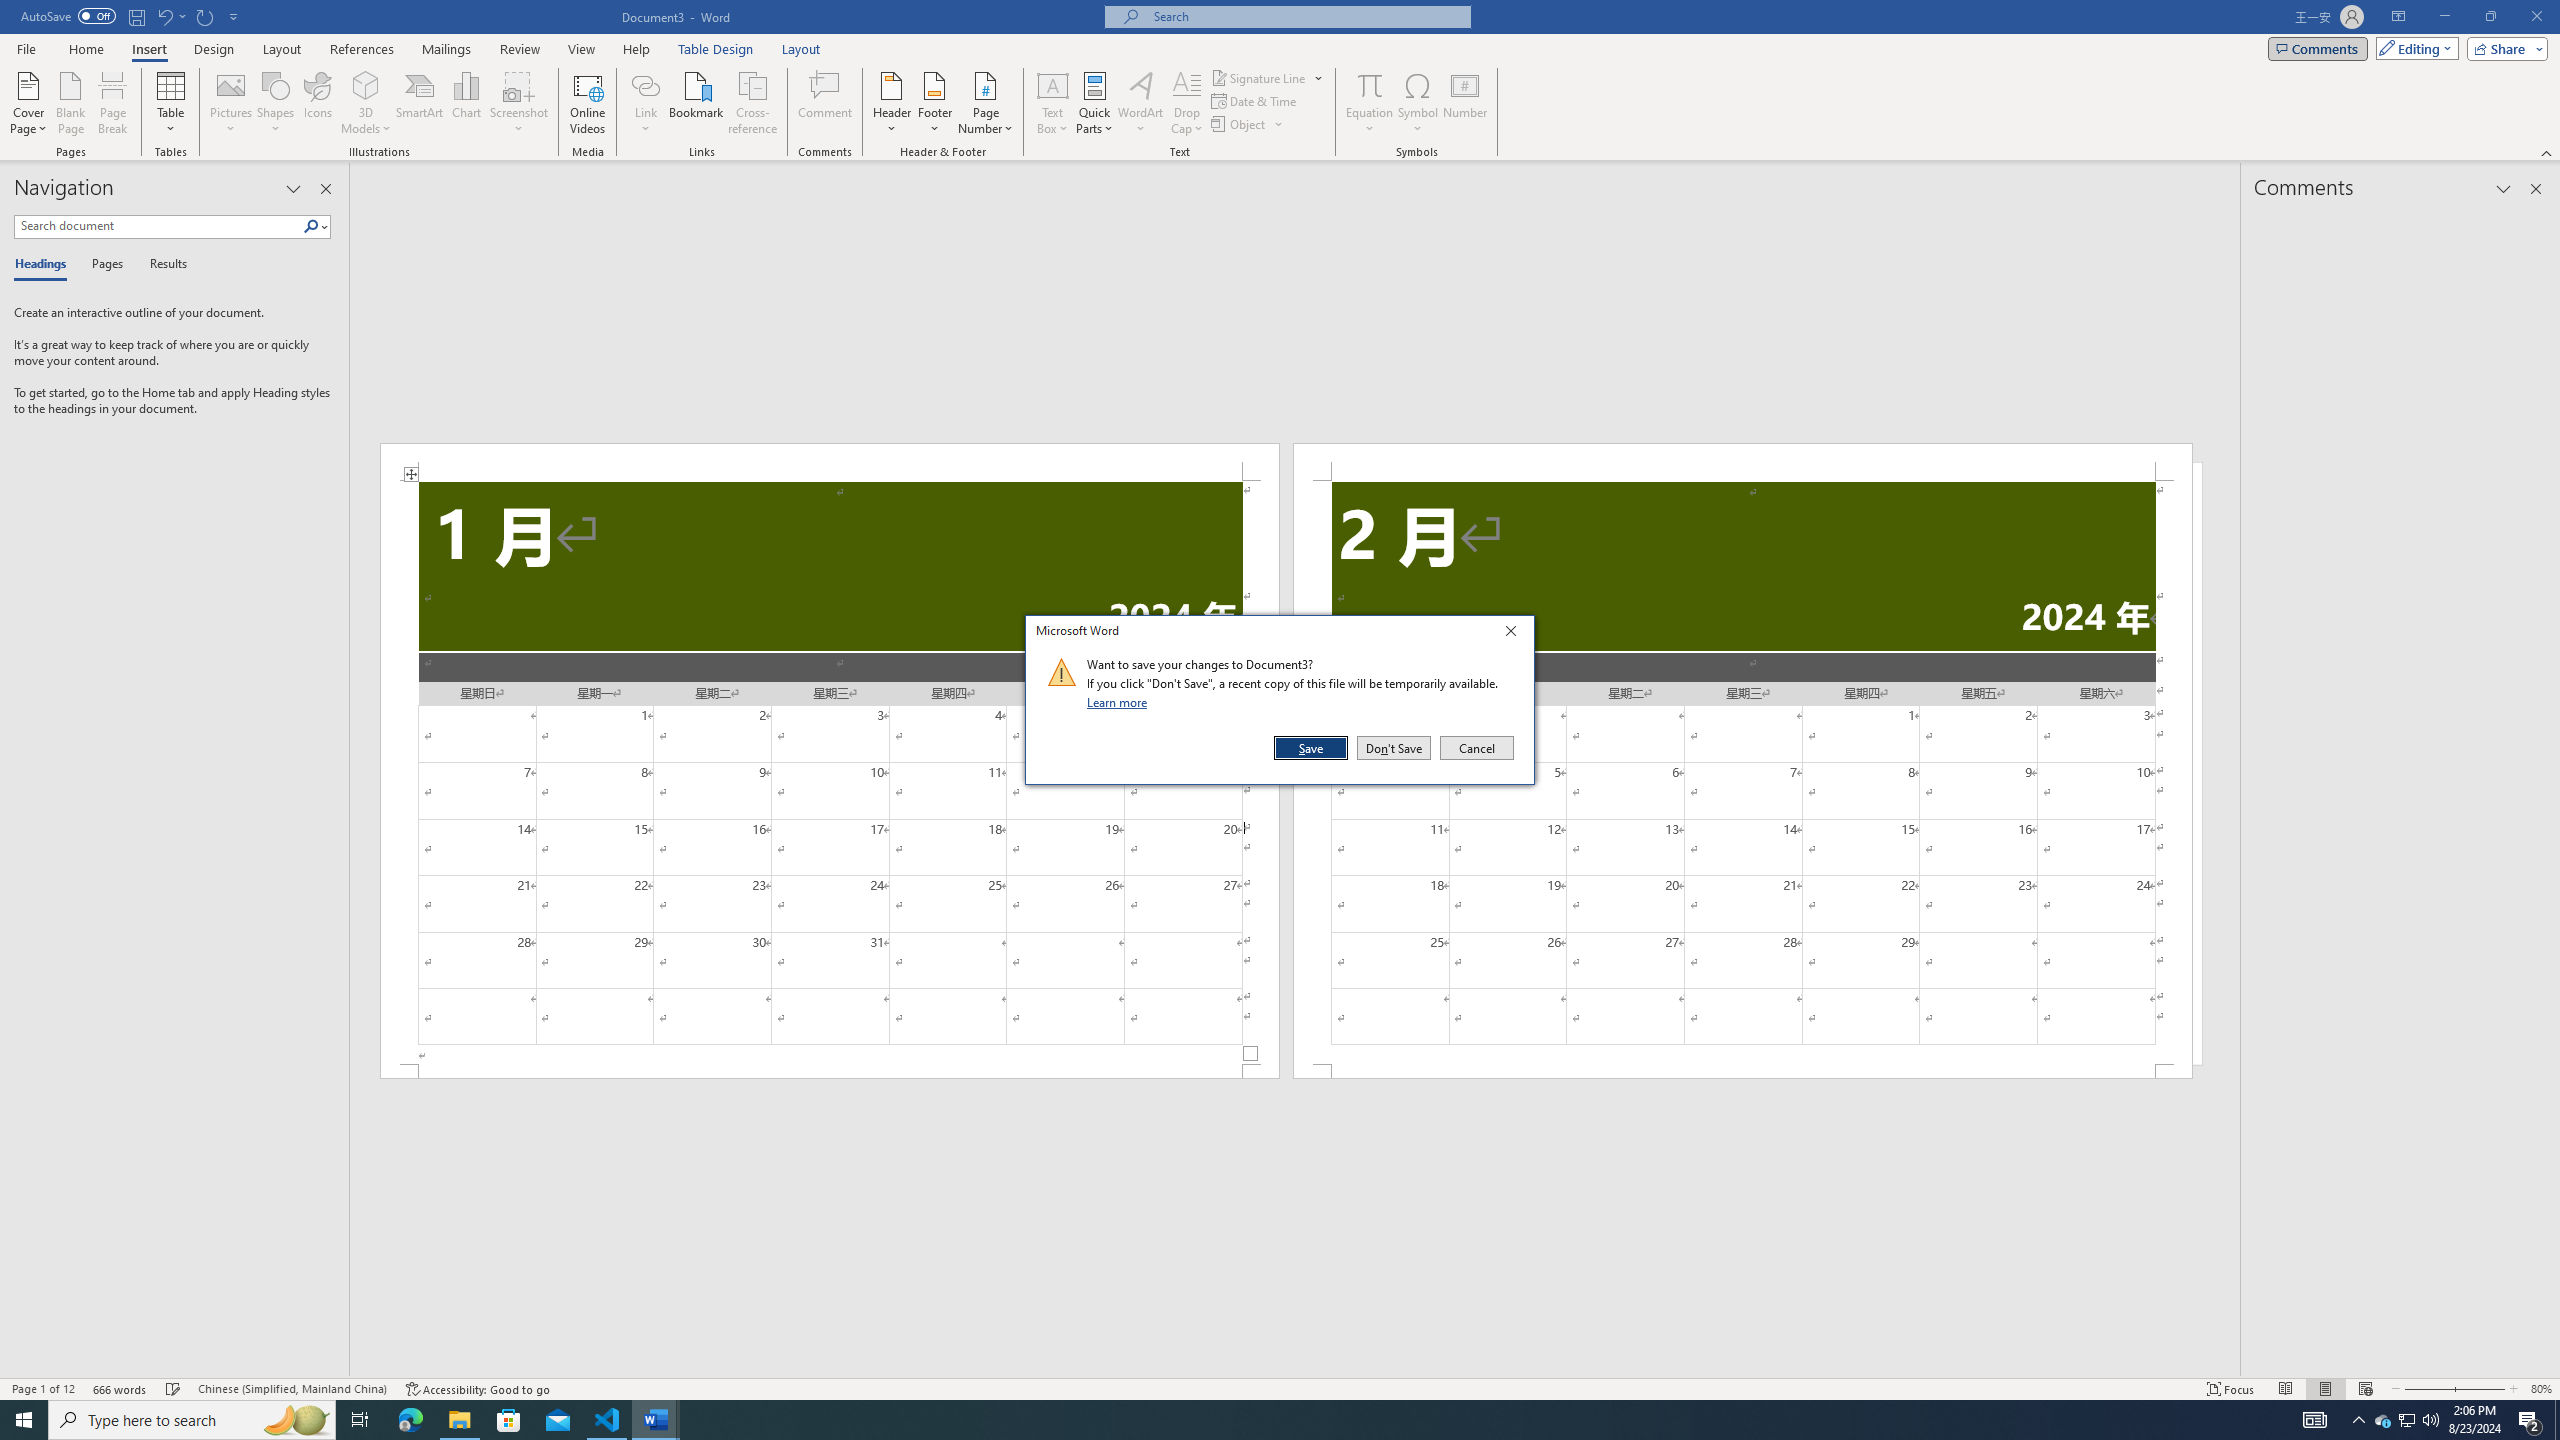 The height and width of the screenshot is (1440, 2560). Describe the element at coordinates (130, 16) in the screenshot. I see `'Quick Access Toolbar'` at that location.